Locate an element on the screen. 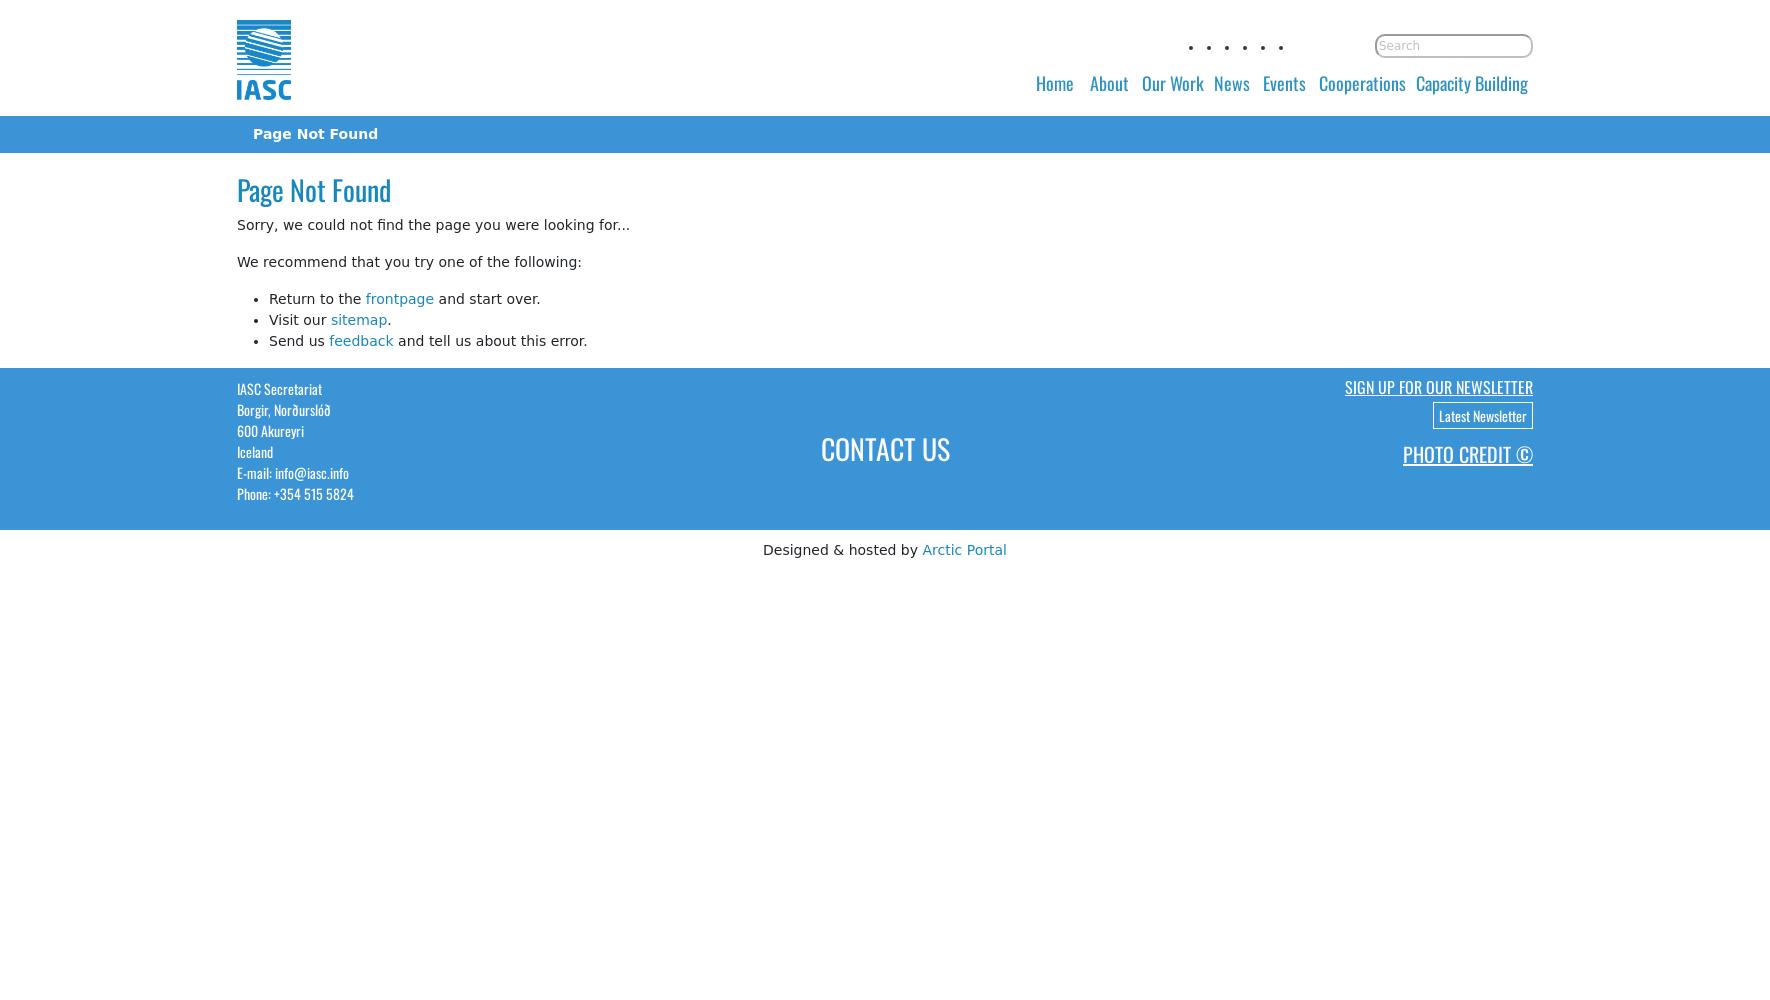 This screenshot has height=1000, width=1770. 'frontpage' is located at coordinates (398, 298).